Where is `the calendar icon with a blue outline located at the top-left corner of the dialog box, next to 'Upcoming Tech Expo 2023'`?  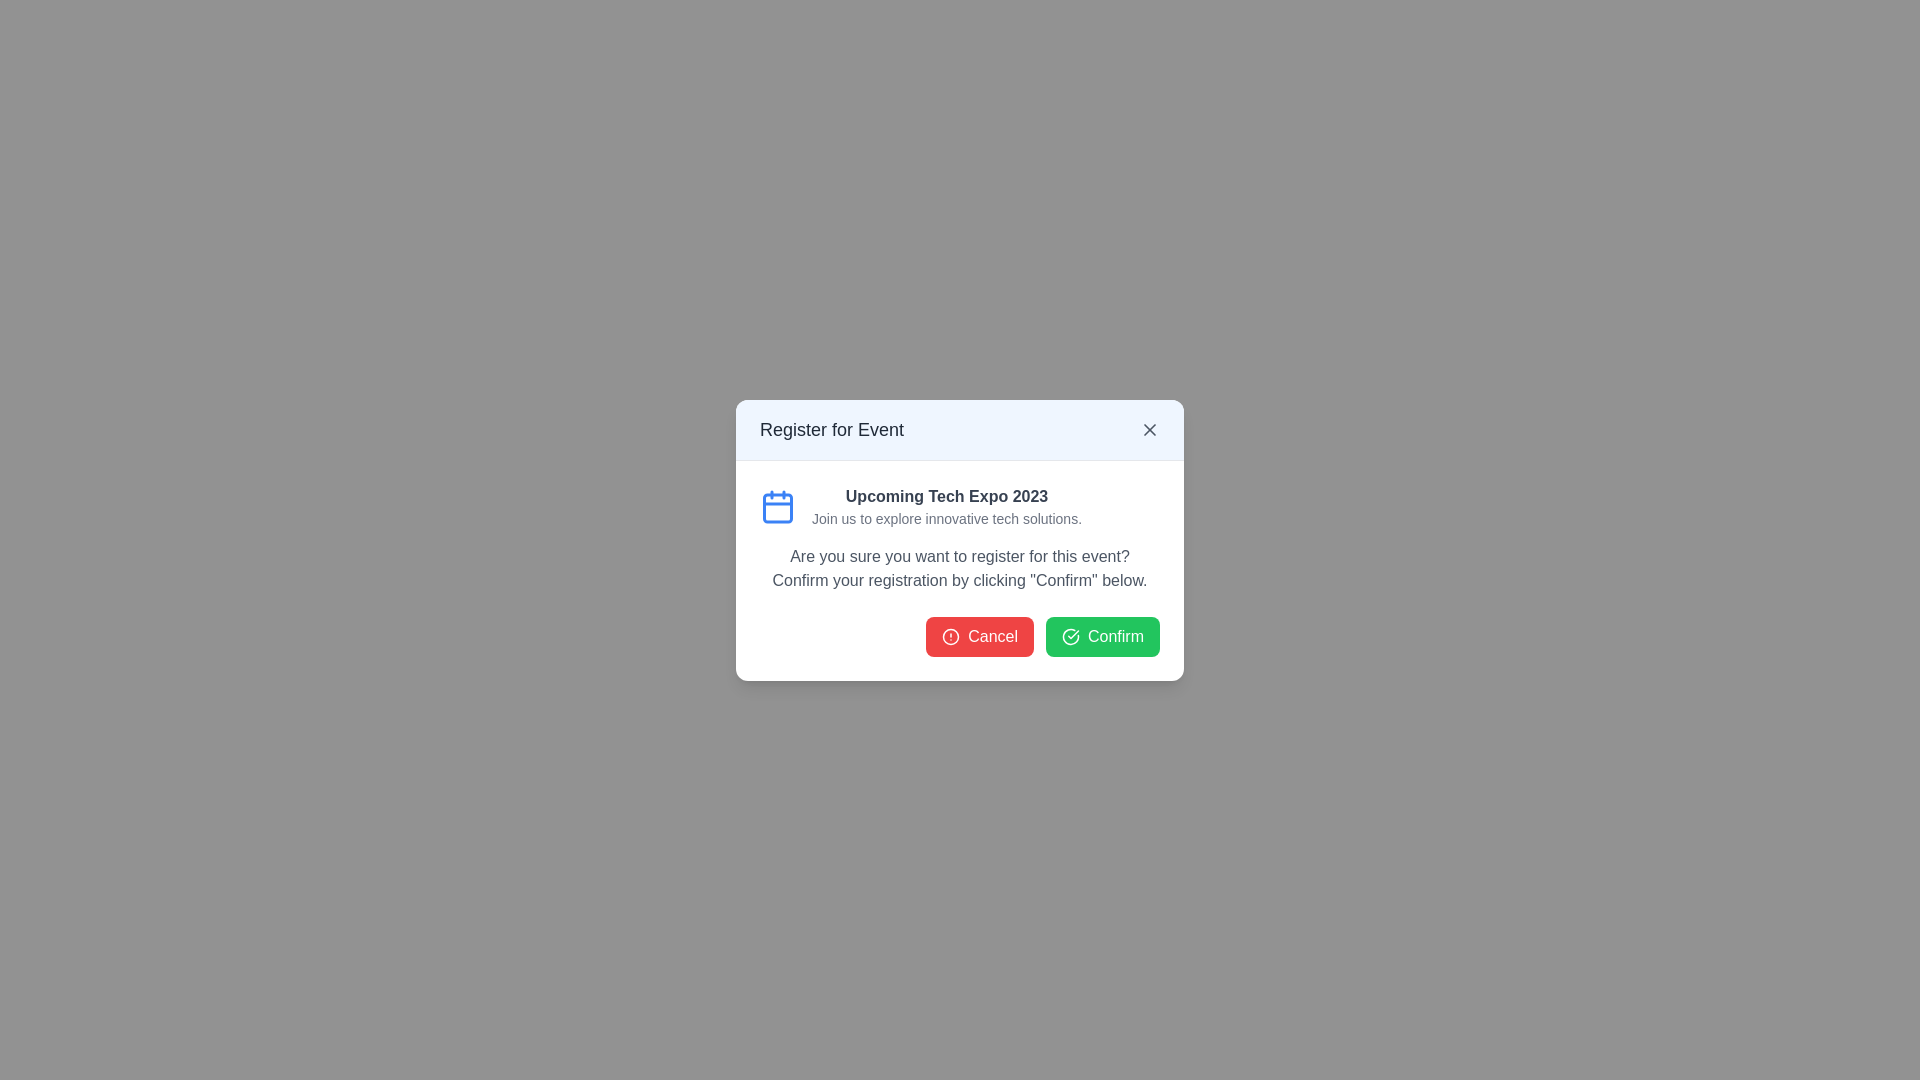
the calendar icon with a blue outline located at the top-left corner of the dialog box, next to 'Upcoming Tech Expo 2023' is located at coordinates (776, 504).